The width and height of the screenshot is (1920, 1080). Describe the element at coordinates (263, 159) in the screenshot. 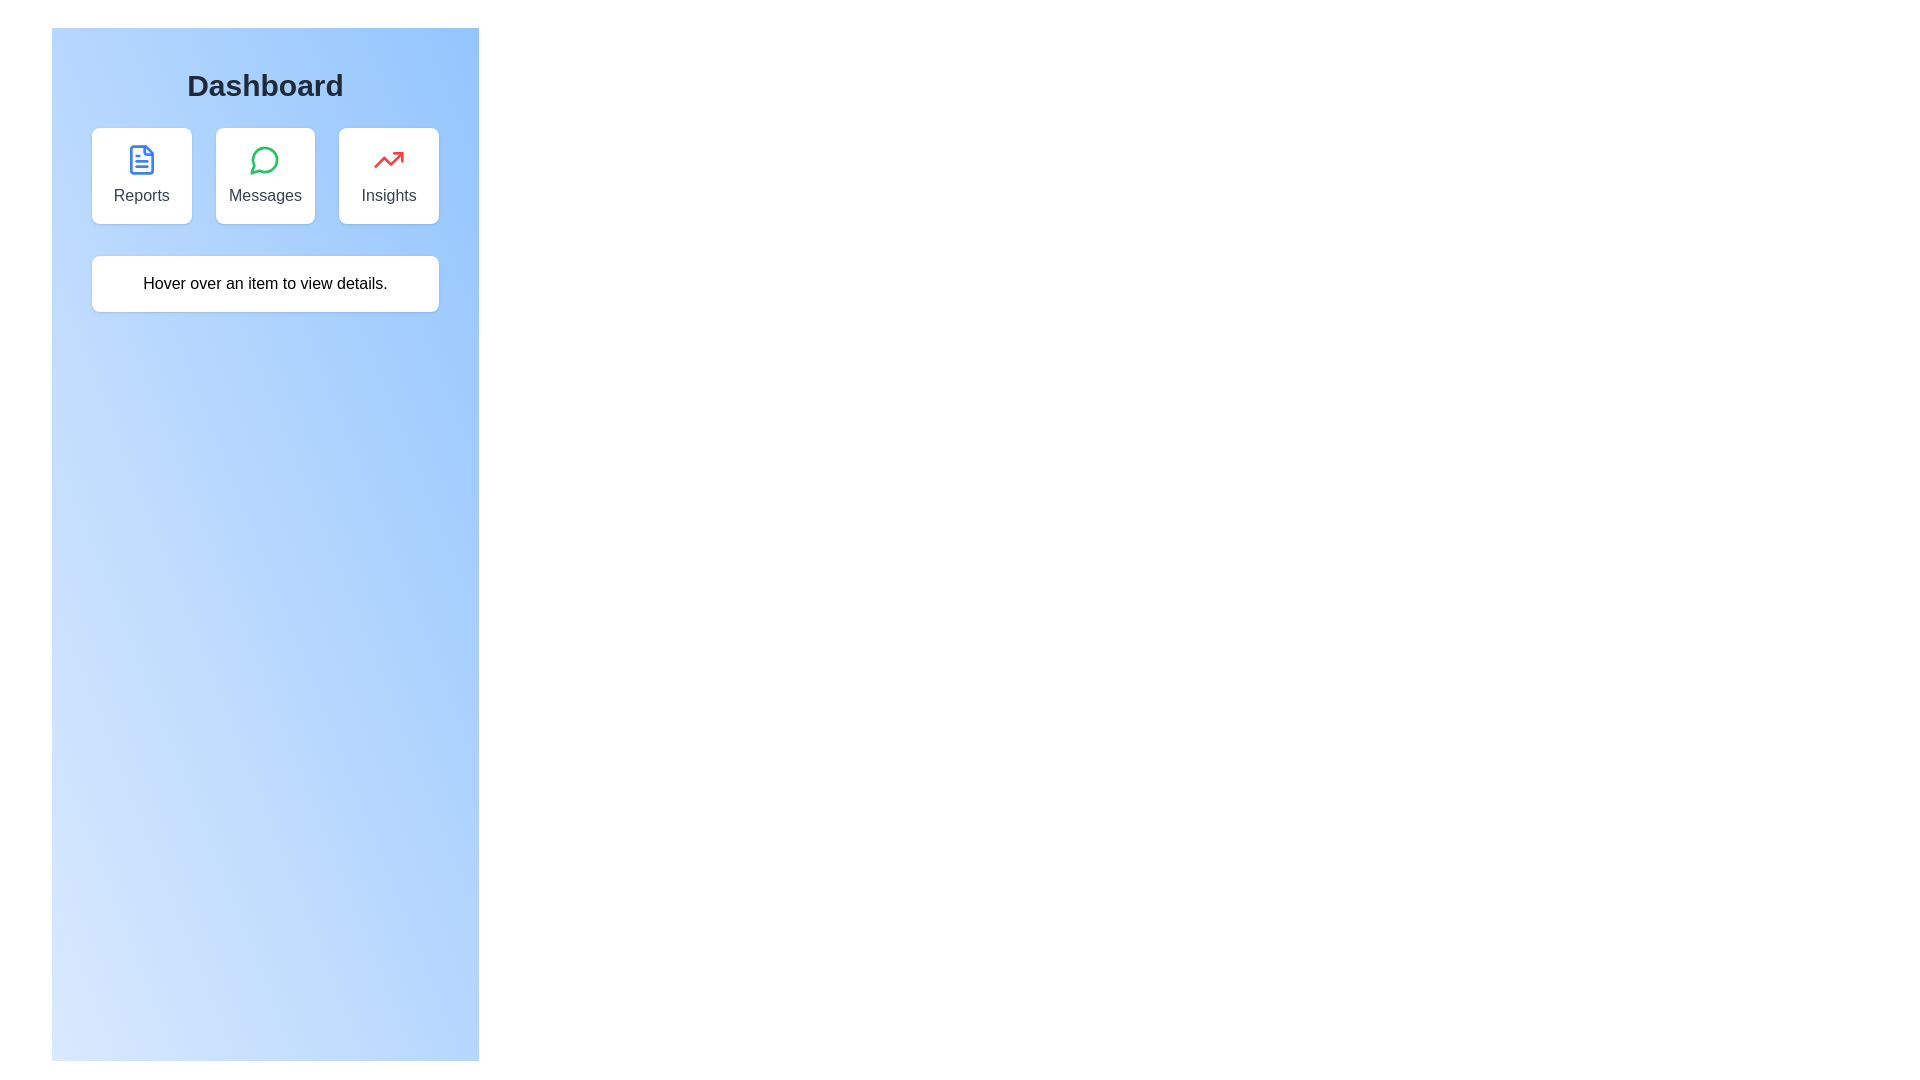

I see `the circular icon within the green-bordered speech bubble that represents 'Messages' in the dashboard section` at that location.